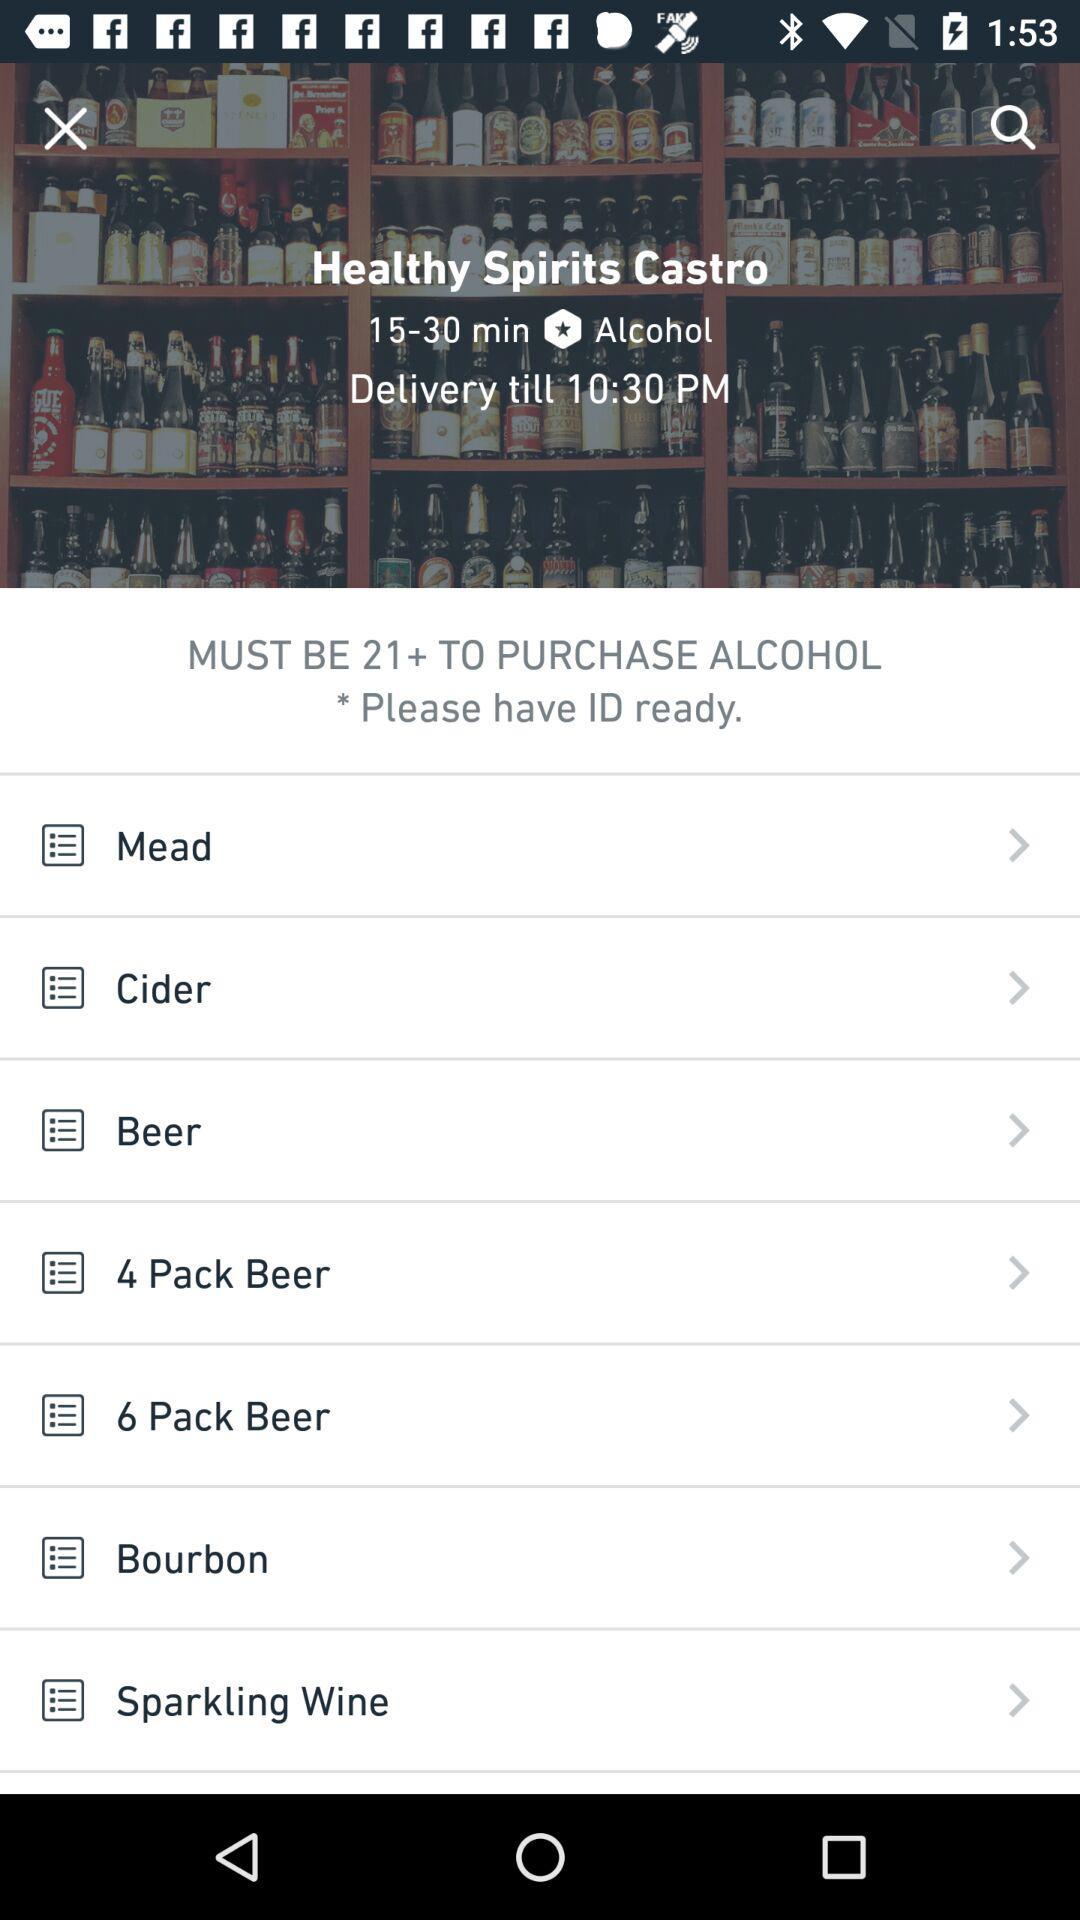  I want to click on the icon at the top left corner, so click(64, 127).